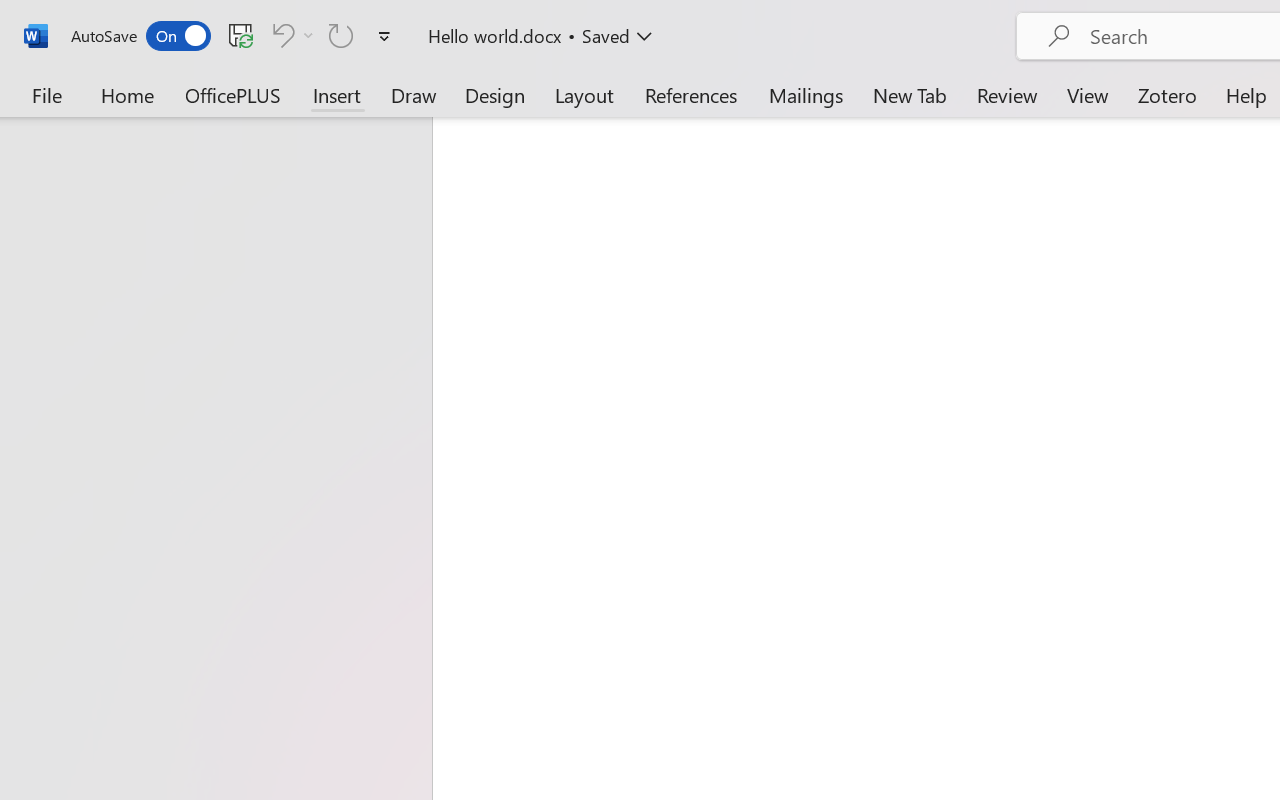 This screenshot has height=800, width=1280. I want to click on 'Mailings', so click(806, 94).